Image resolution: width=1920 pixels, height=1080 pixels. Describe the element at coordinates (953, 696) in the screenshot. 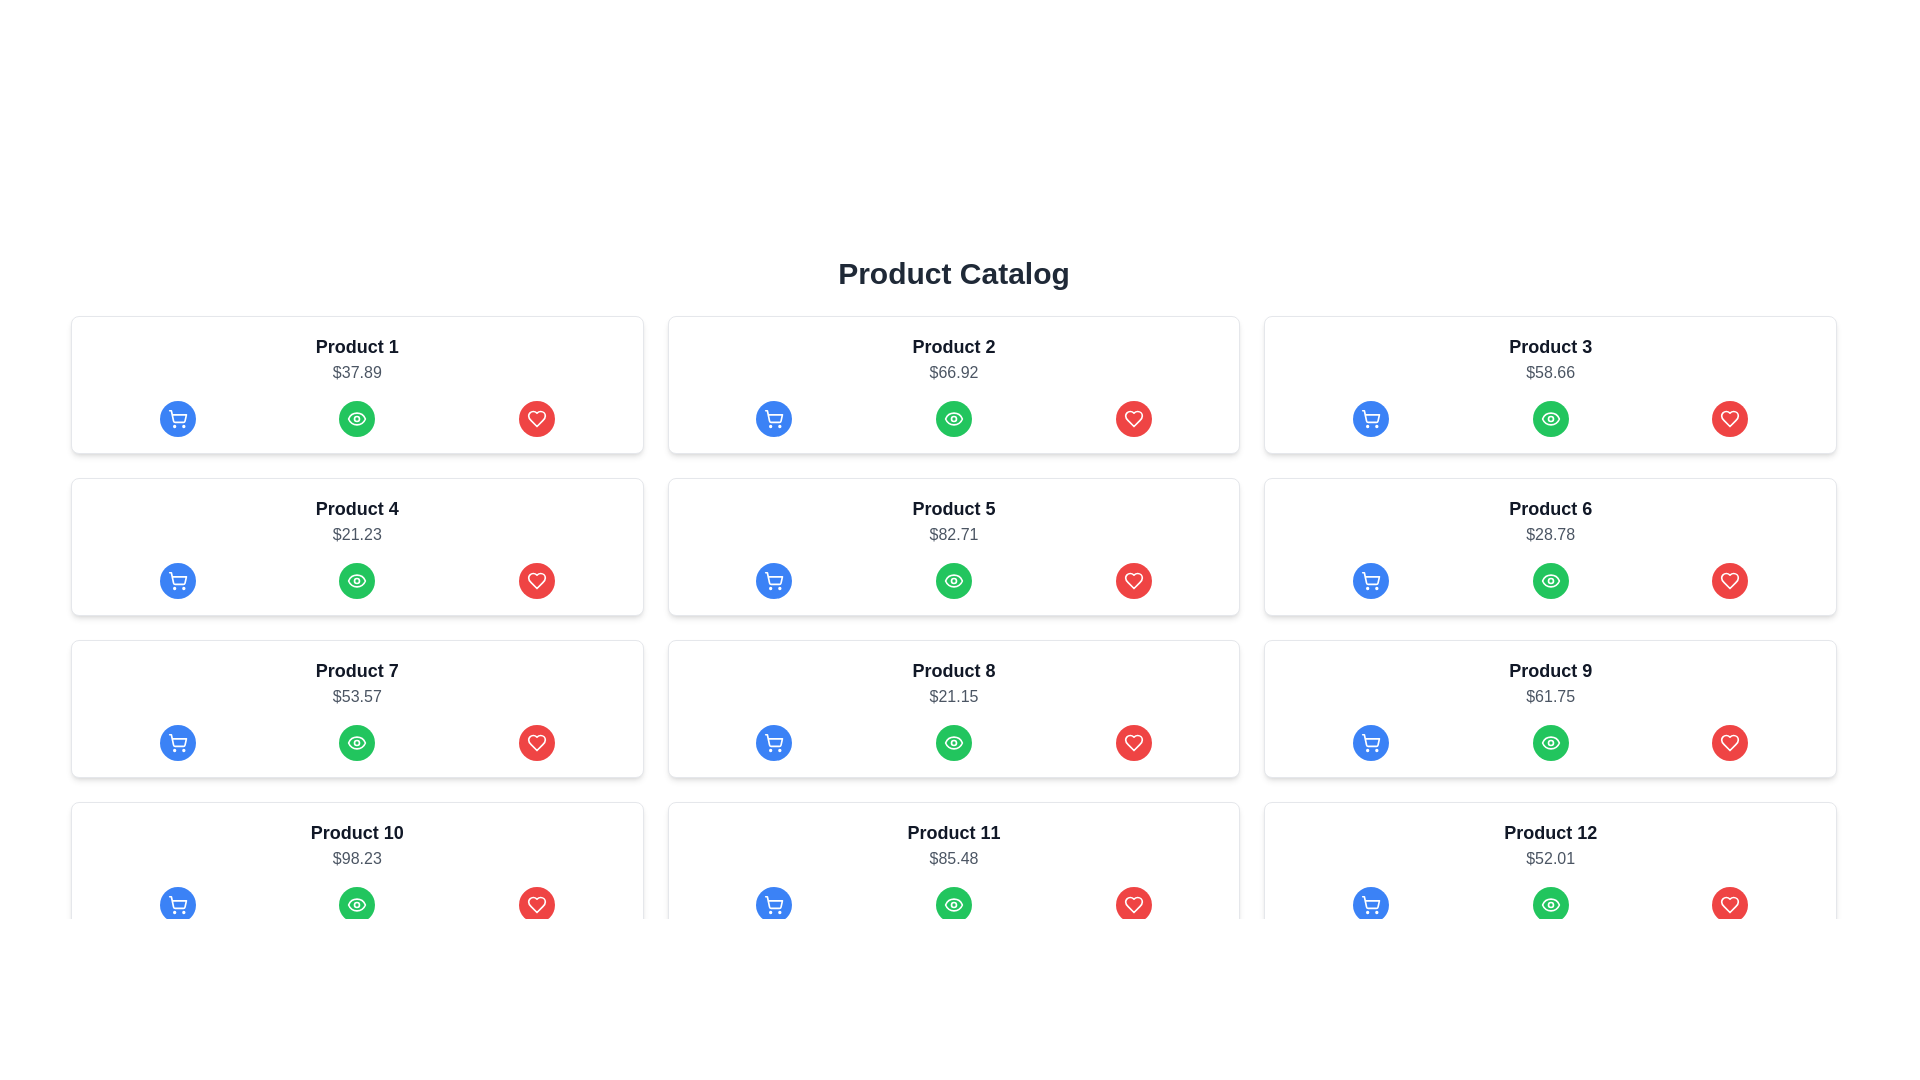

I see `the price label indicating the cost of 'Product 8', which is located directly below the product name within its card in the catalog grid` at that location.